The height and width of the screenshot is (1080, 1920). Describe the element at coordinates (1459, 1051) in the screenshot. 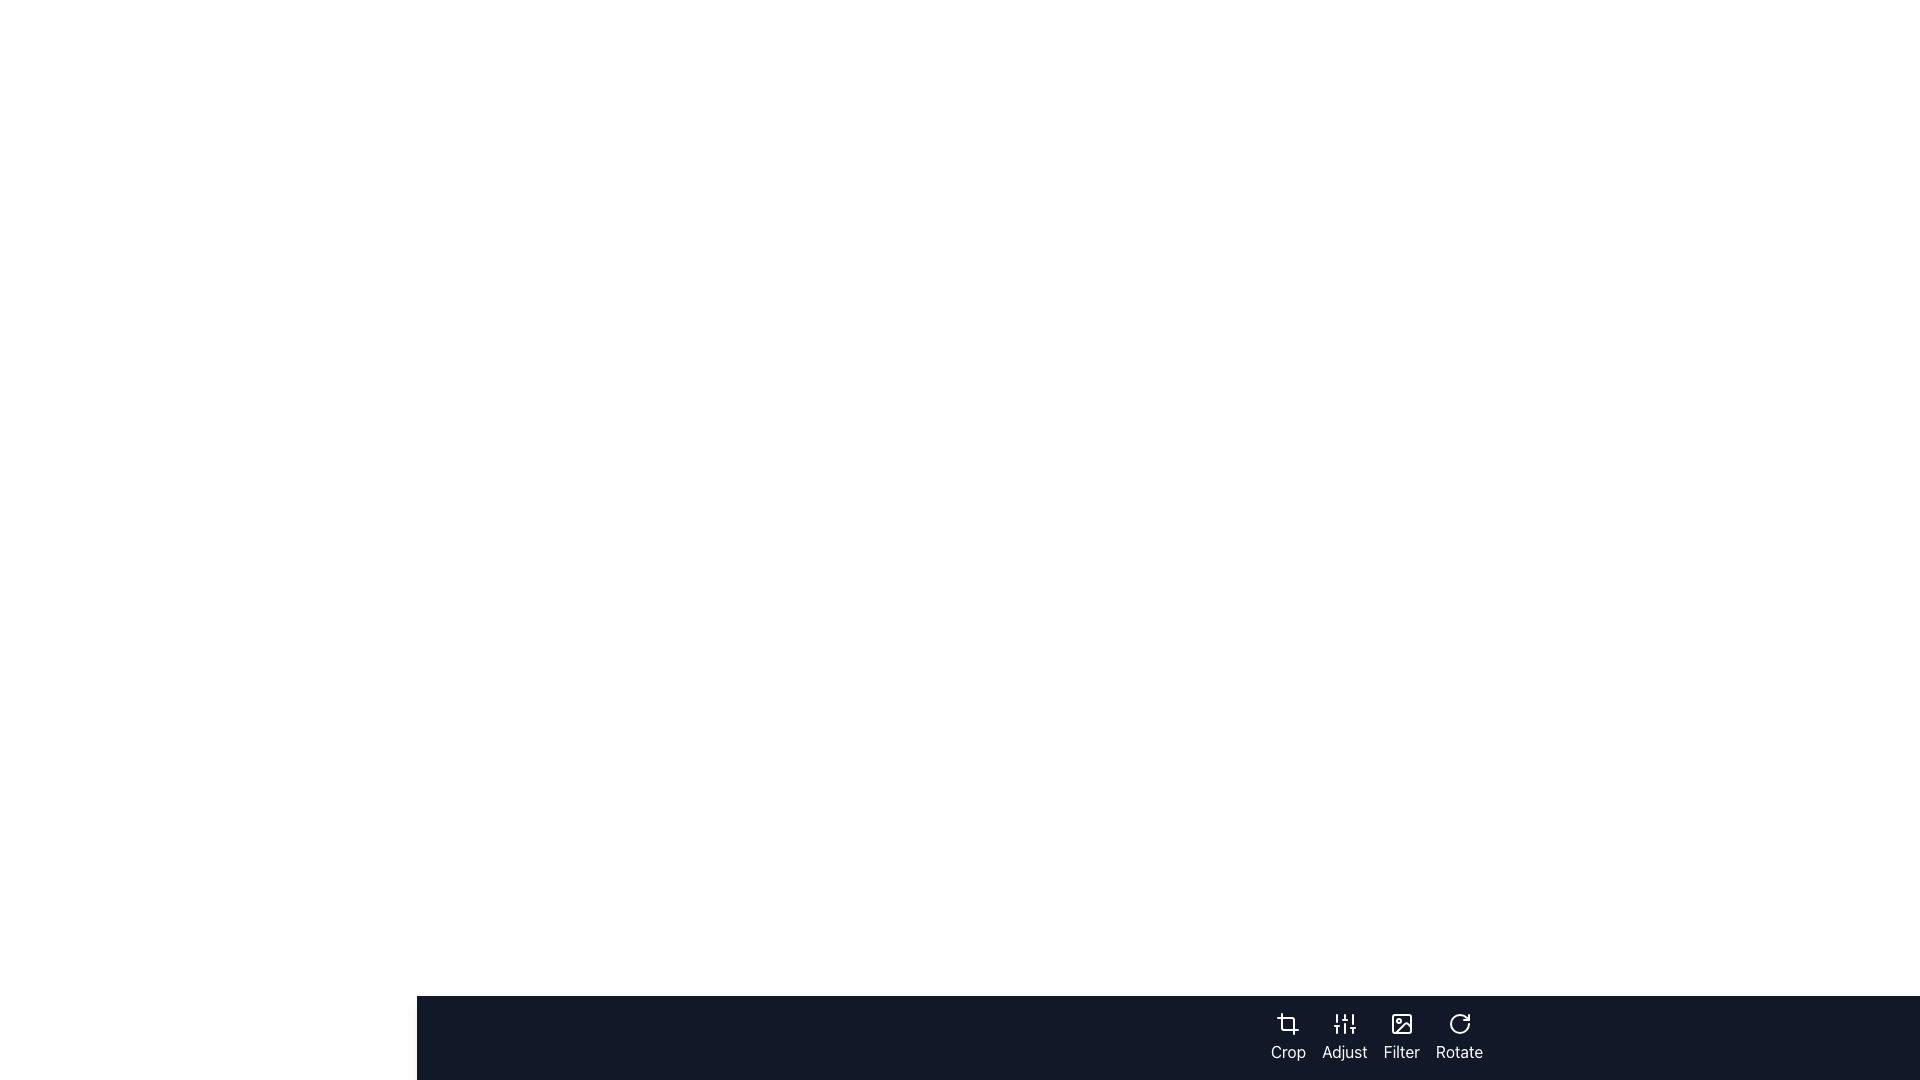

I see `the 'Rotate' button located at the bottom of the interface, to the right of the 'Filter' option` at that location.